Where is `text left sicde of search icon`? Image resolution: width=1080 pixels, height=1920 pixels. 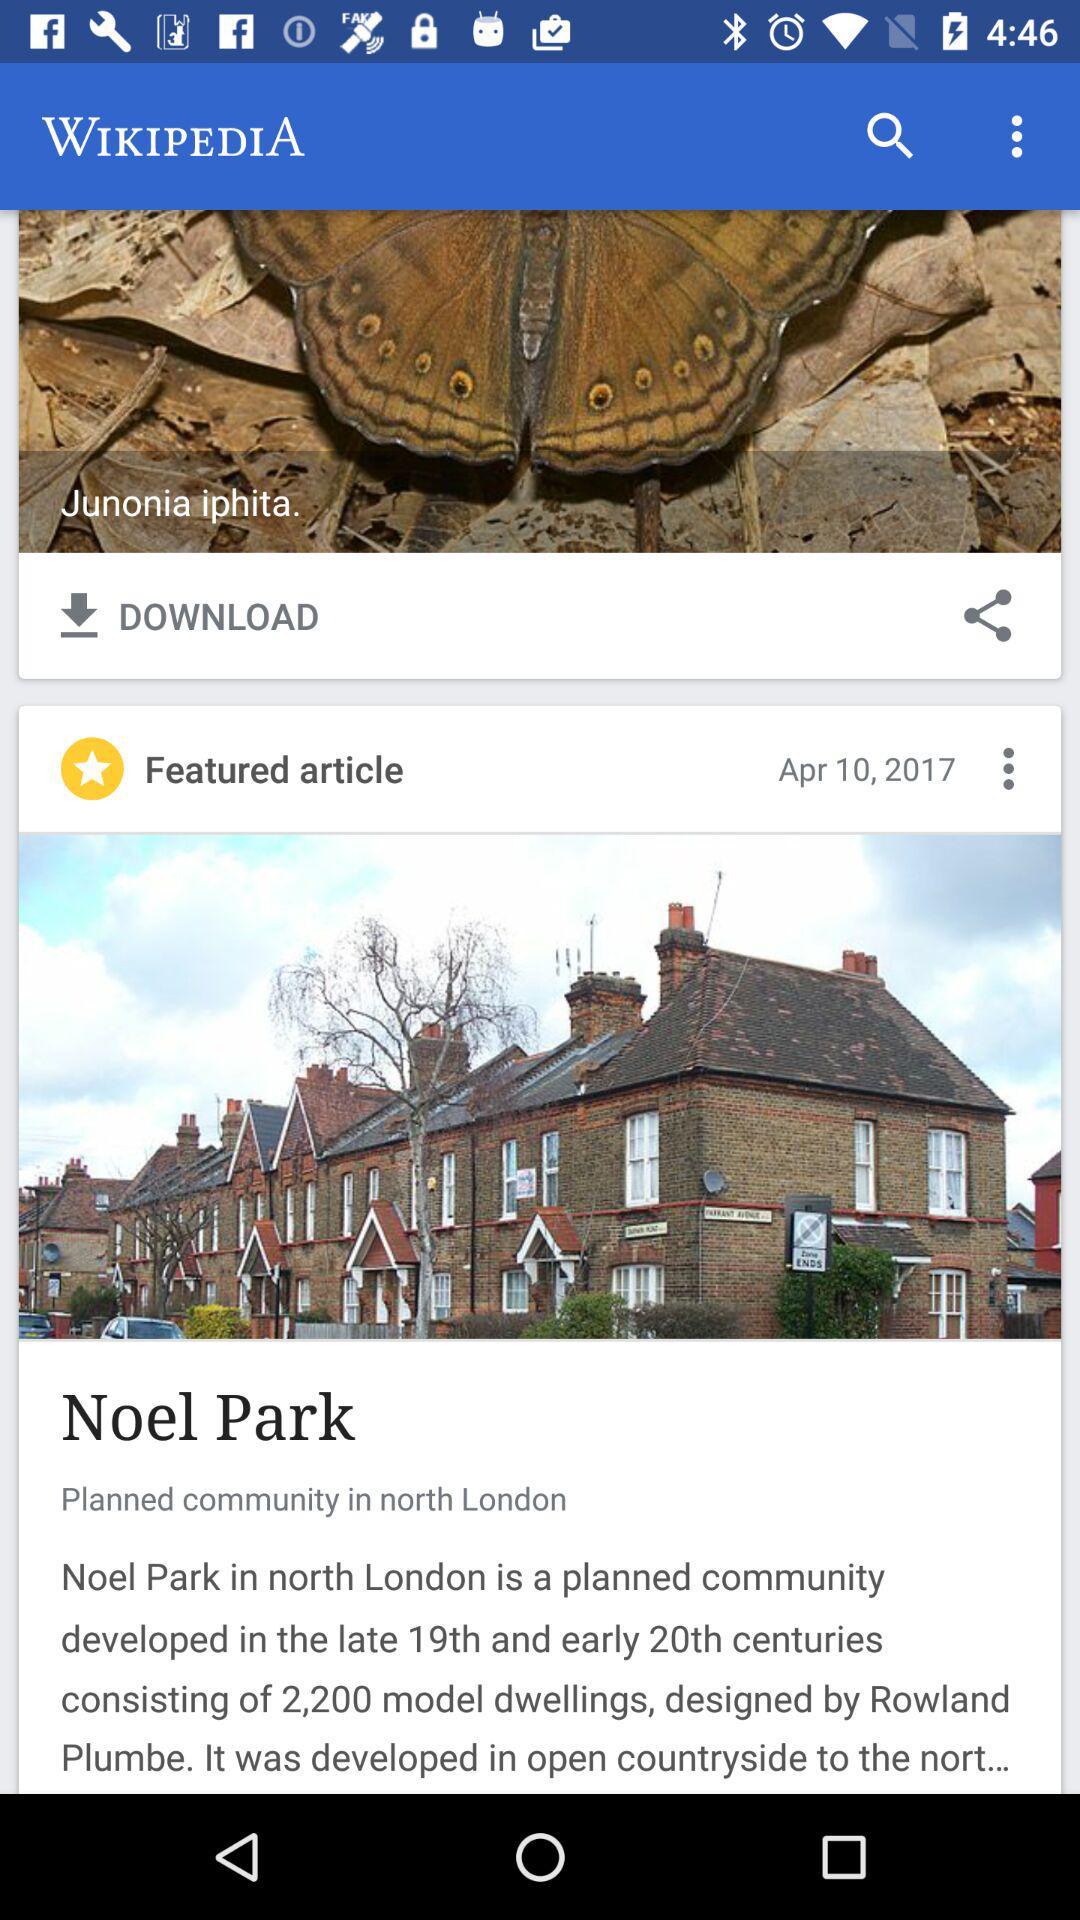
text left sicde of search icon is located at coordinates (172, 136).